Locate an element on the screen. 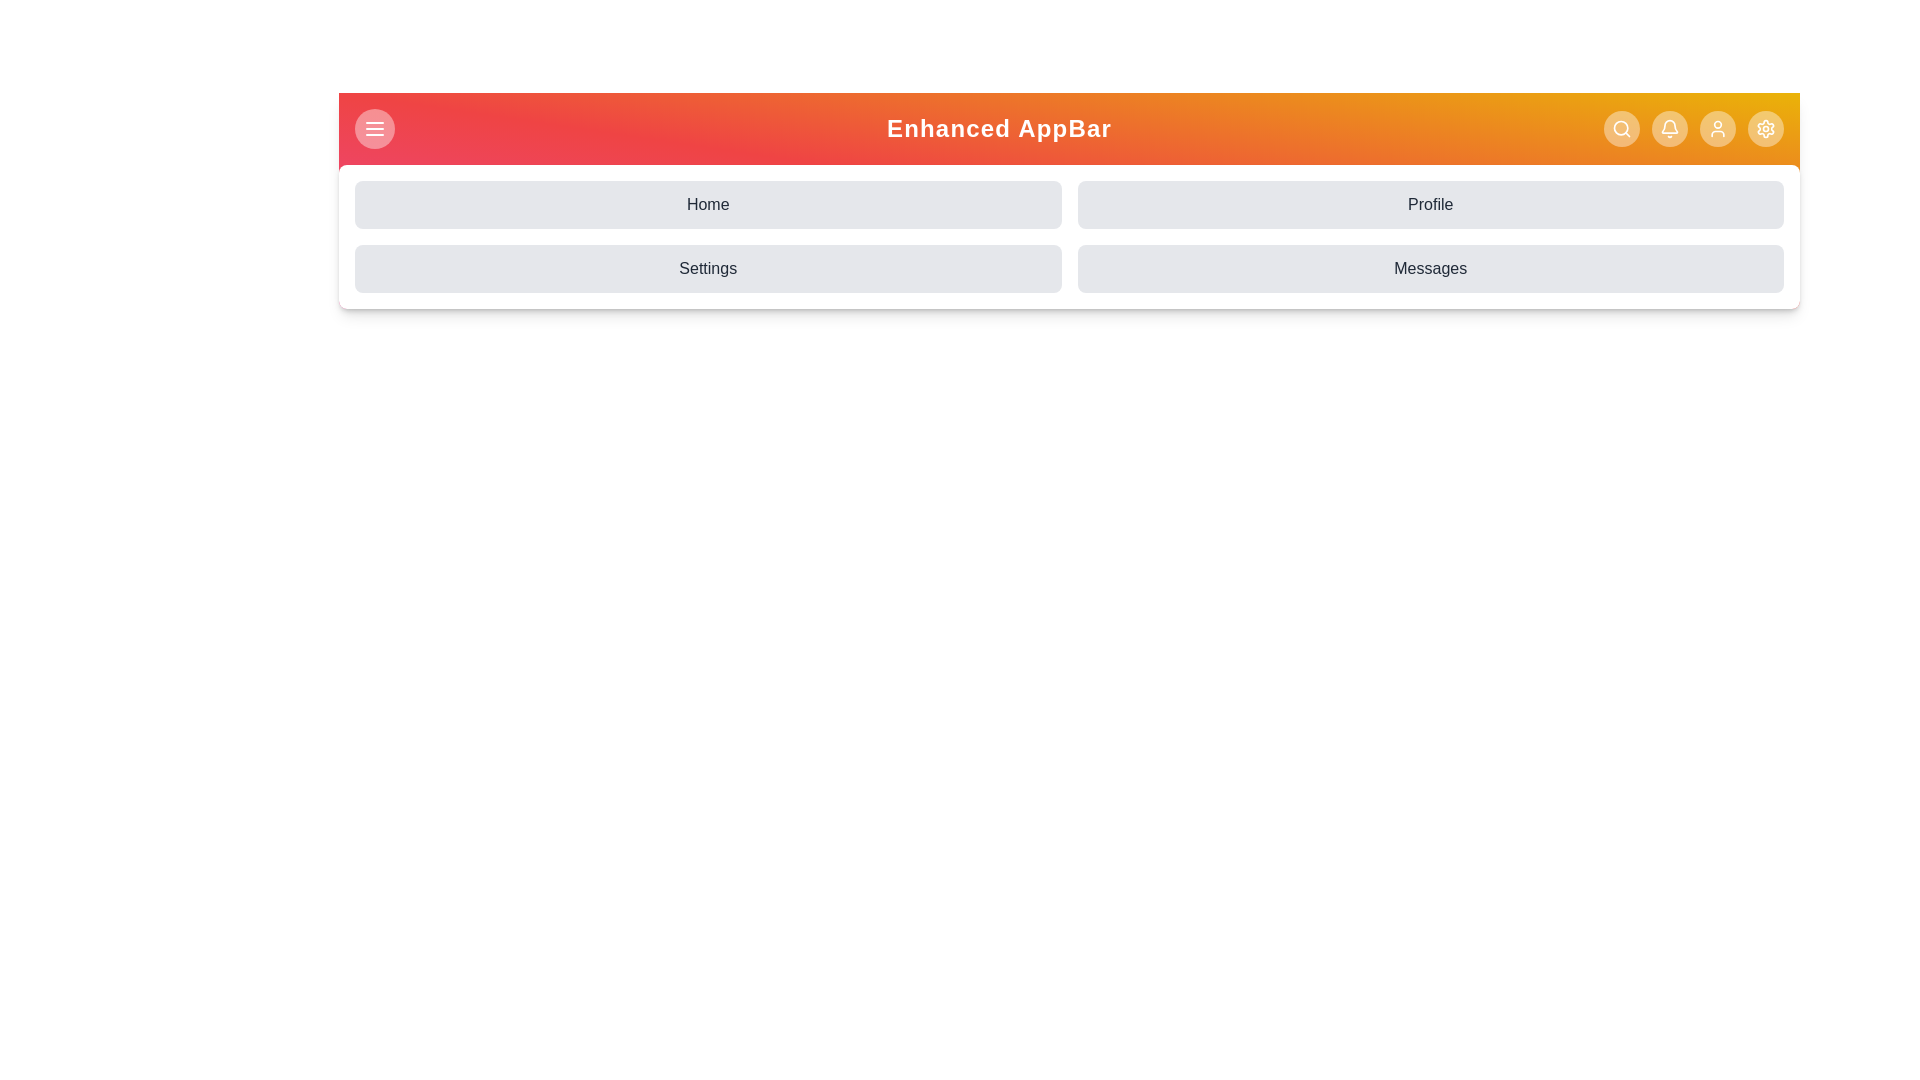 This screenshot has width=1920, height=1080. the menu option Settings is located at coordinates (708, 268).